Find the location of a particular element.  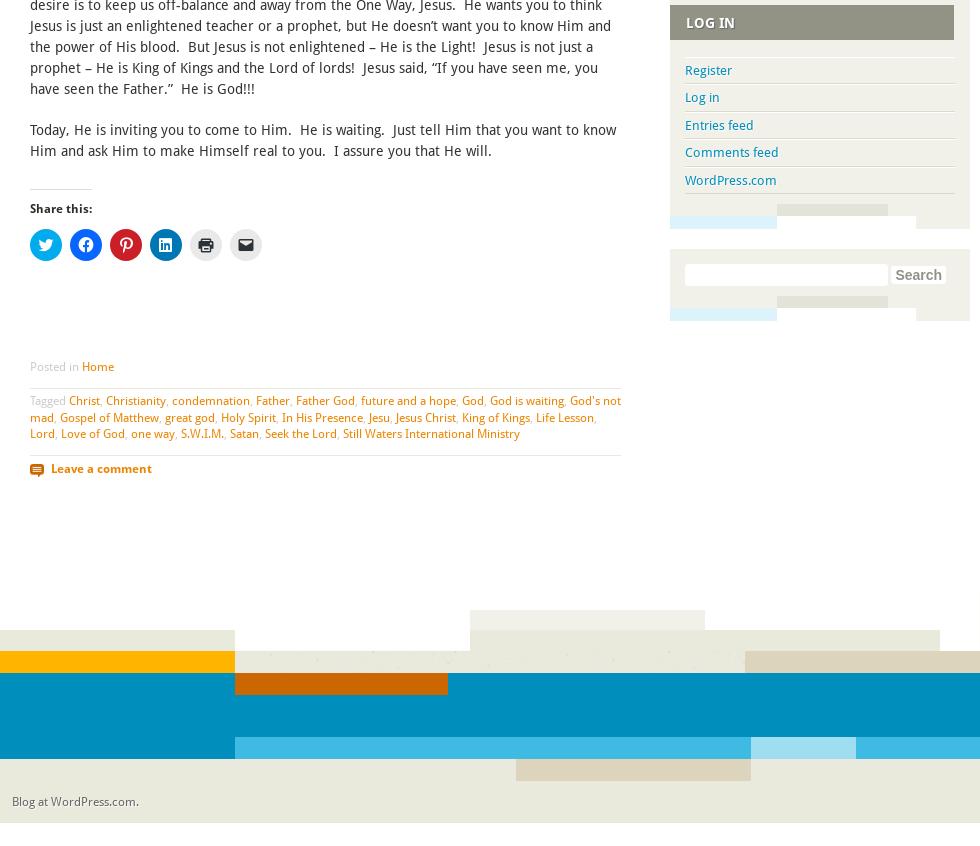

'Father God' is located at coordinates (325, 399).